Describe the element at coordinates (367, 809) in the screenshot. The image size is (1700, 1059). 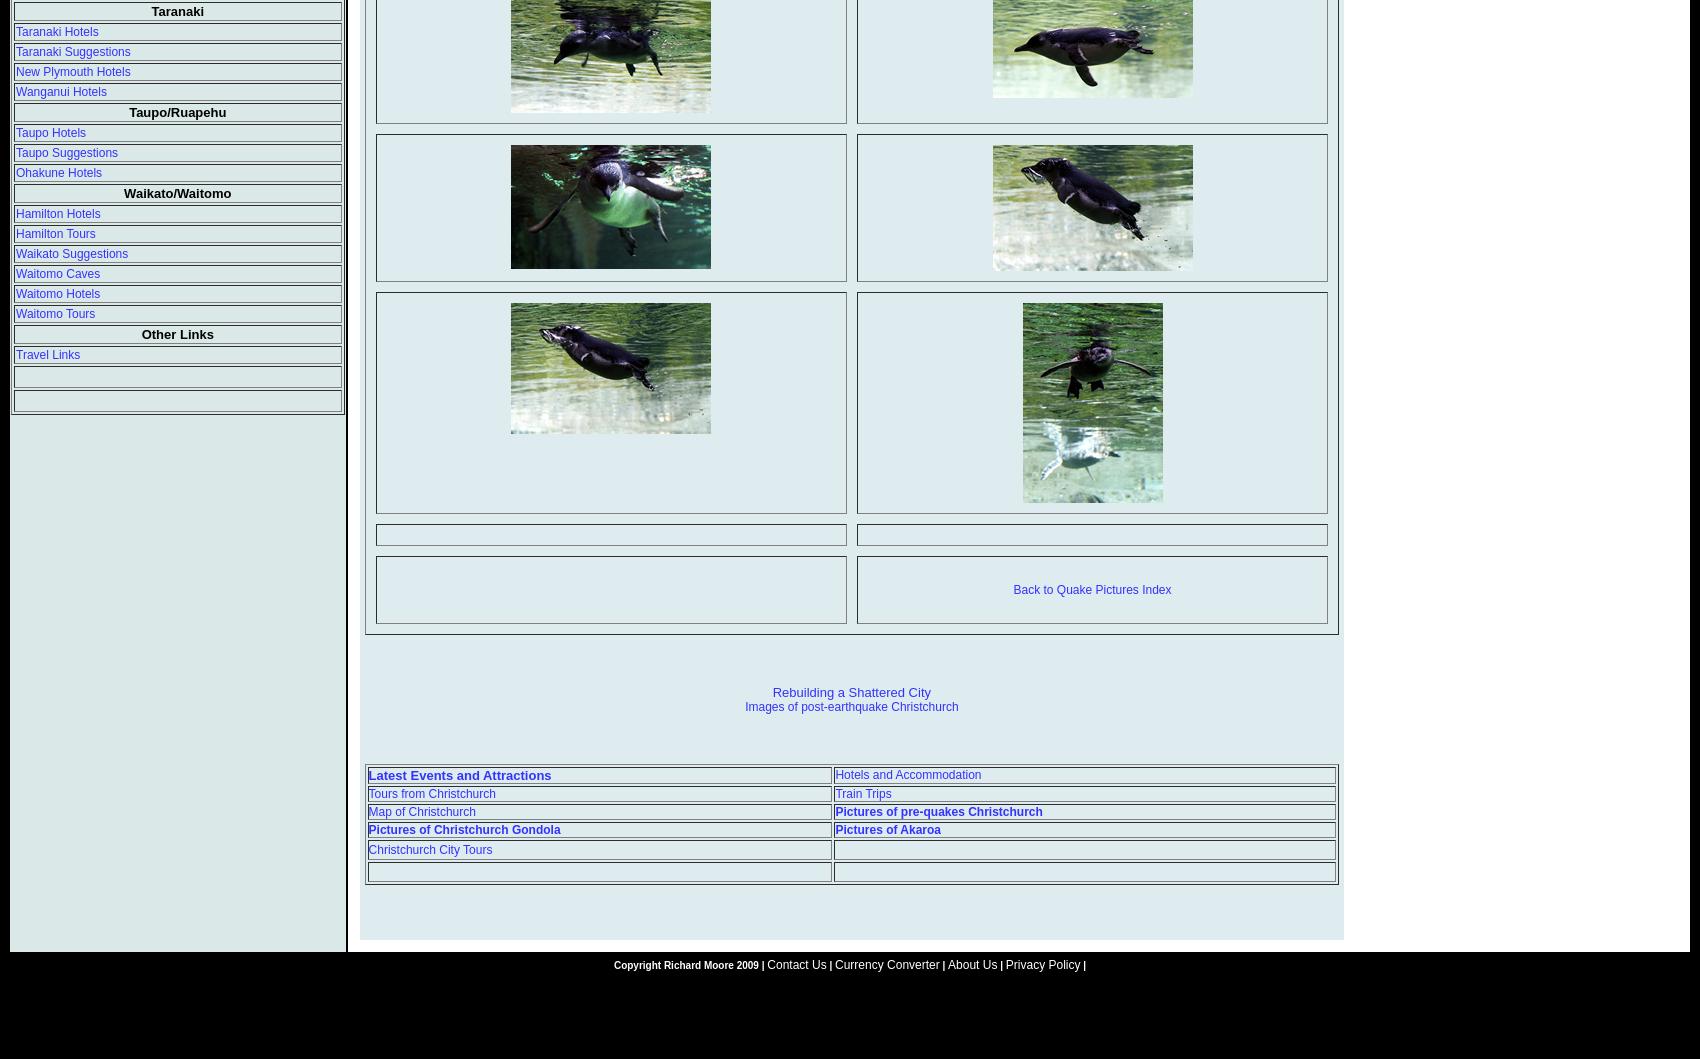
I see `'Map 
                  of Christchurch'` at that location.